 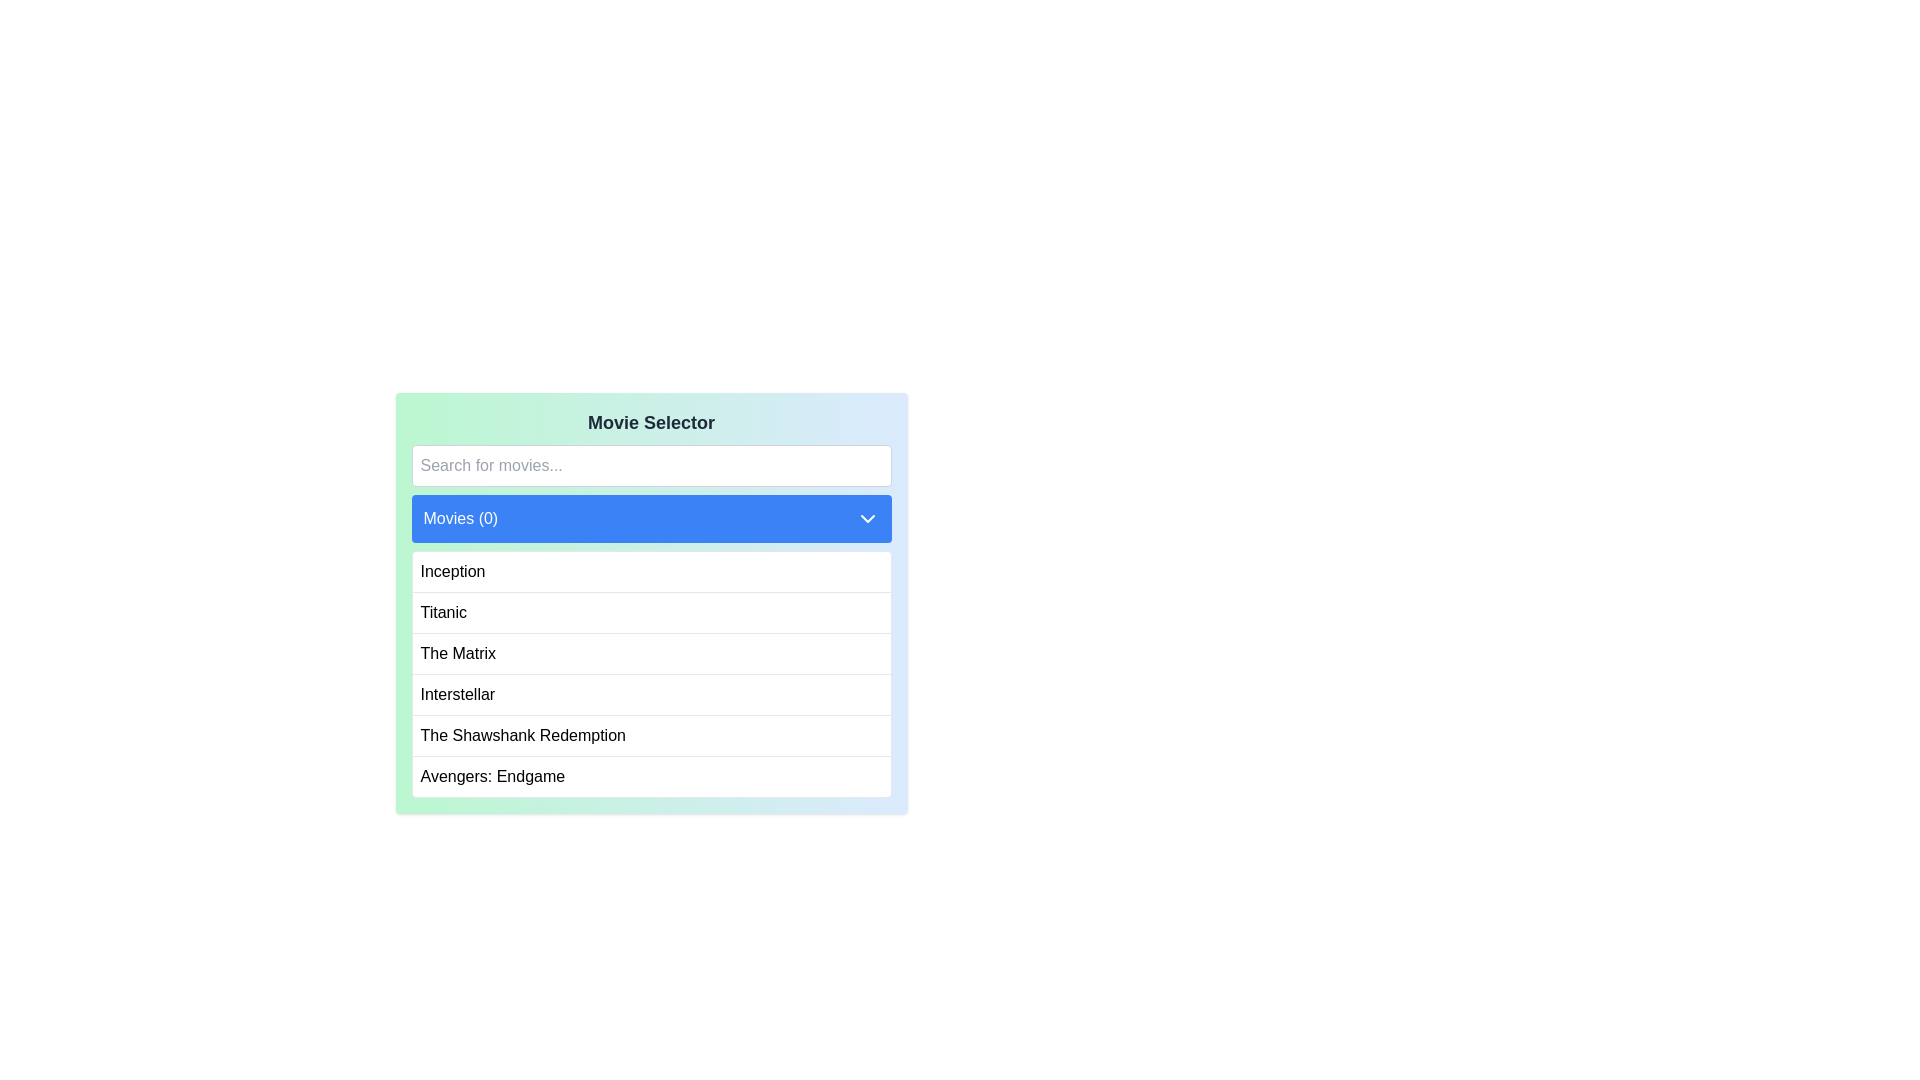 What do you see at coordinates (867, 518) in the screenshot?
I see `the chevron icon located at the far right end of the 'Movies (0)' button` at bounding box center [867, 518].